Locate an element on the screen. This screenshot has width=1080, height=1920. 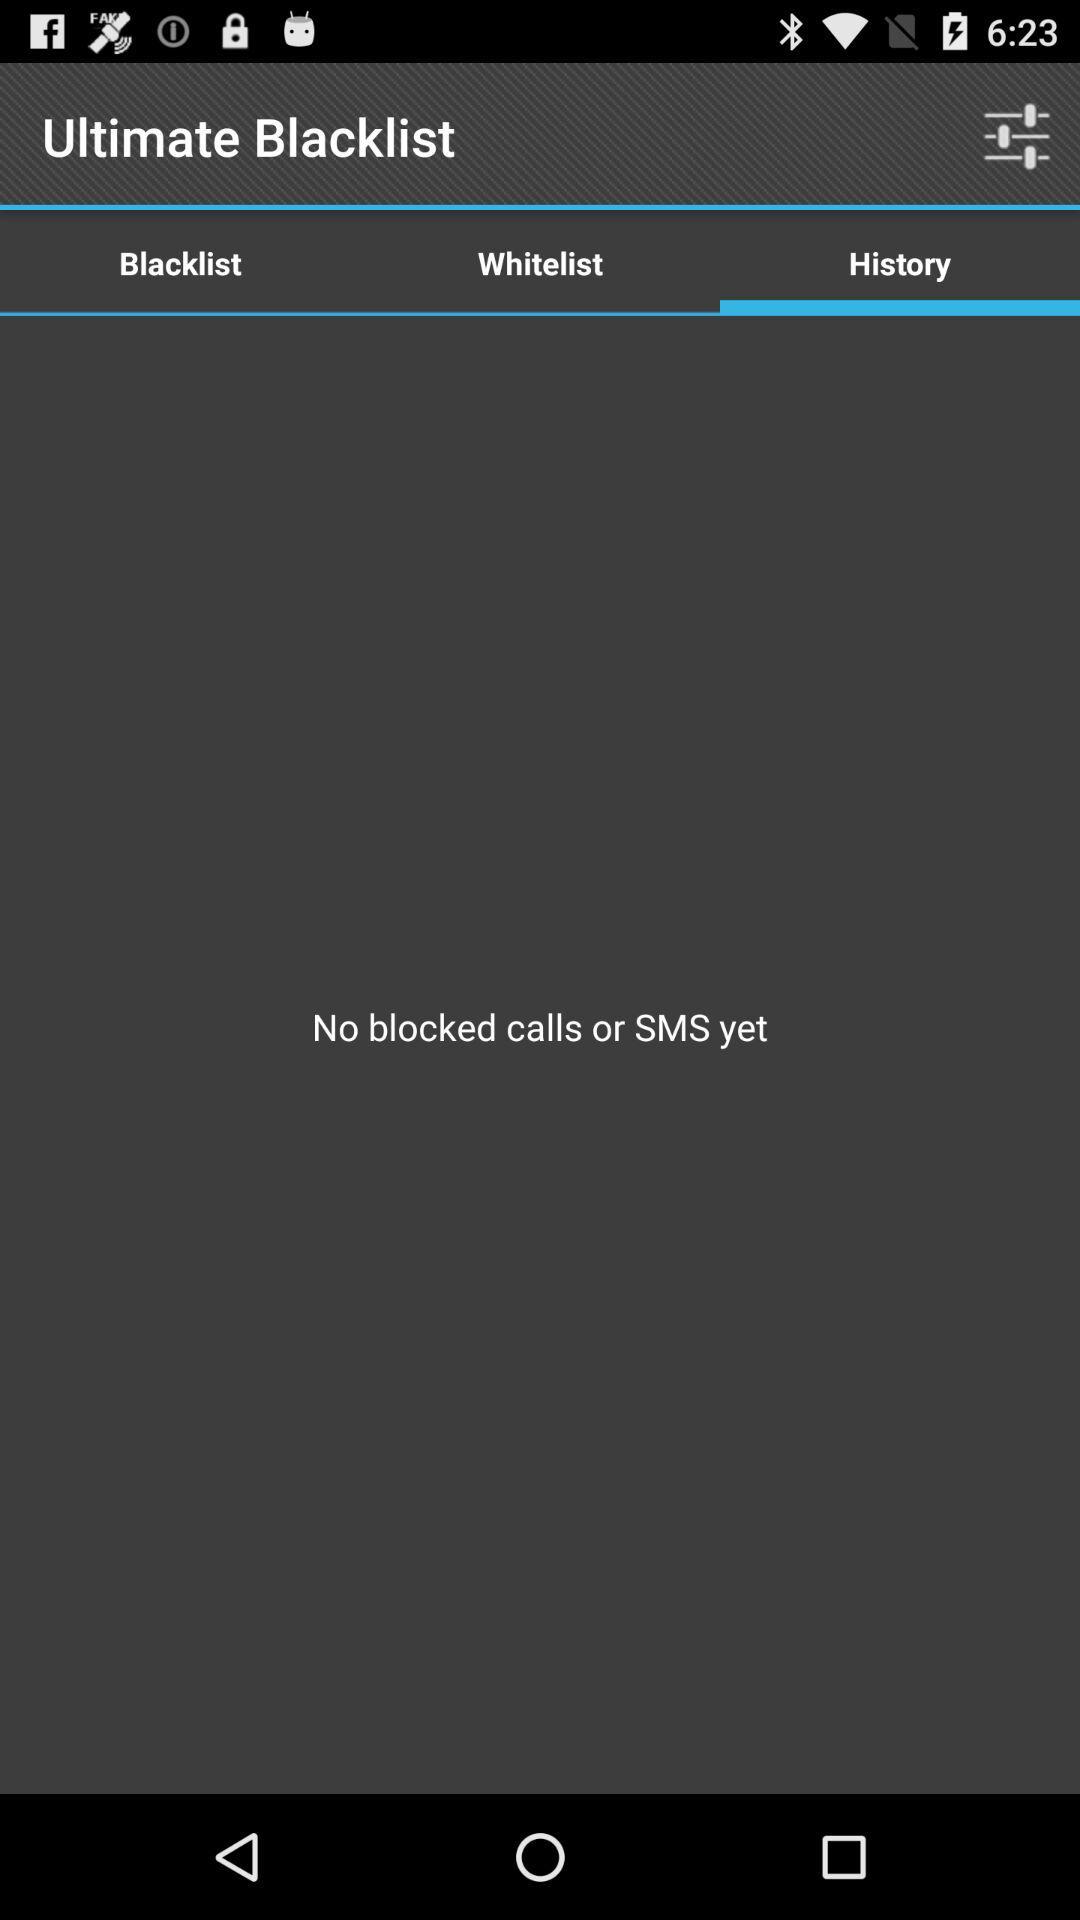
whitelist at the top is located at coordinates (540, 261).